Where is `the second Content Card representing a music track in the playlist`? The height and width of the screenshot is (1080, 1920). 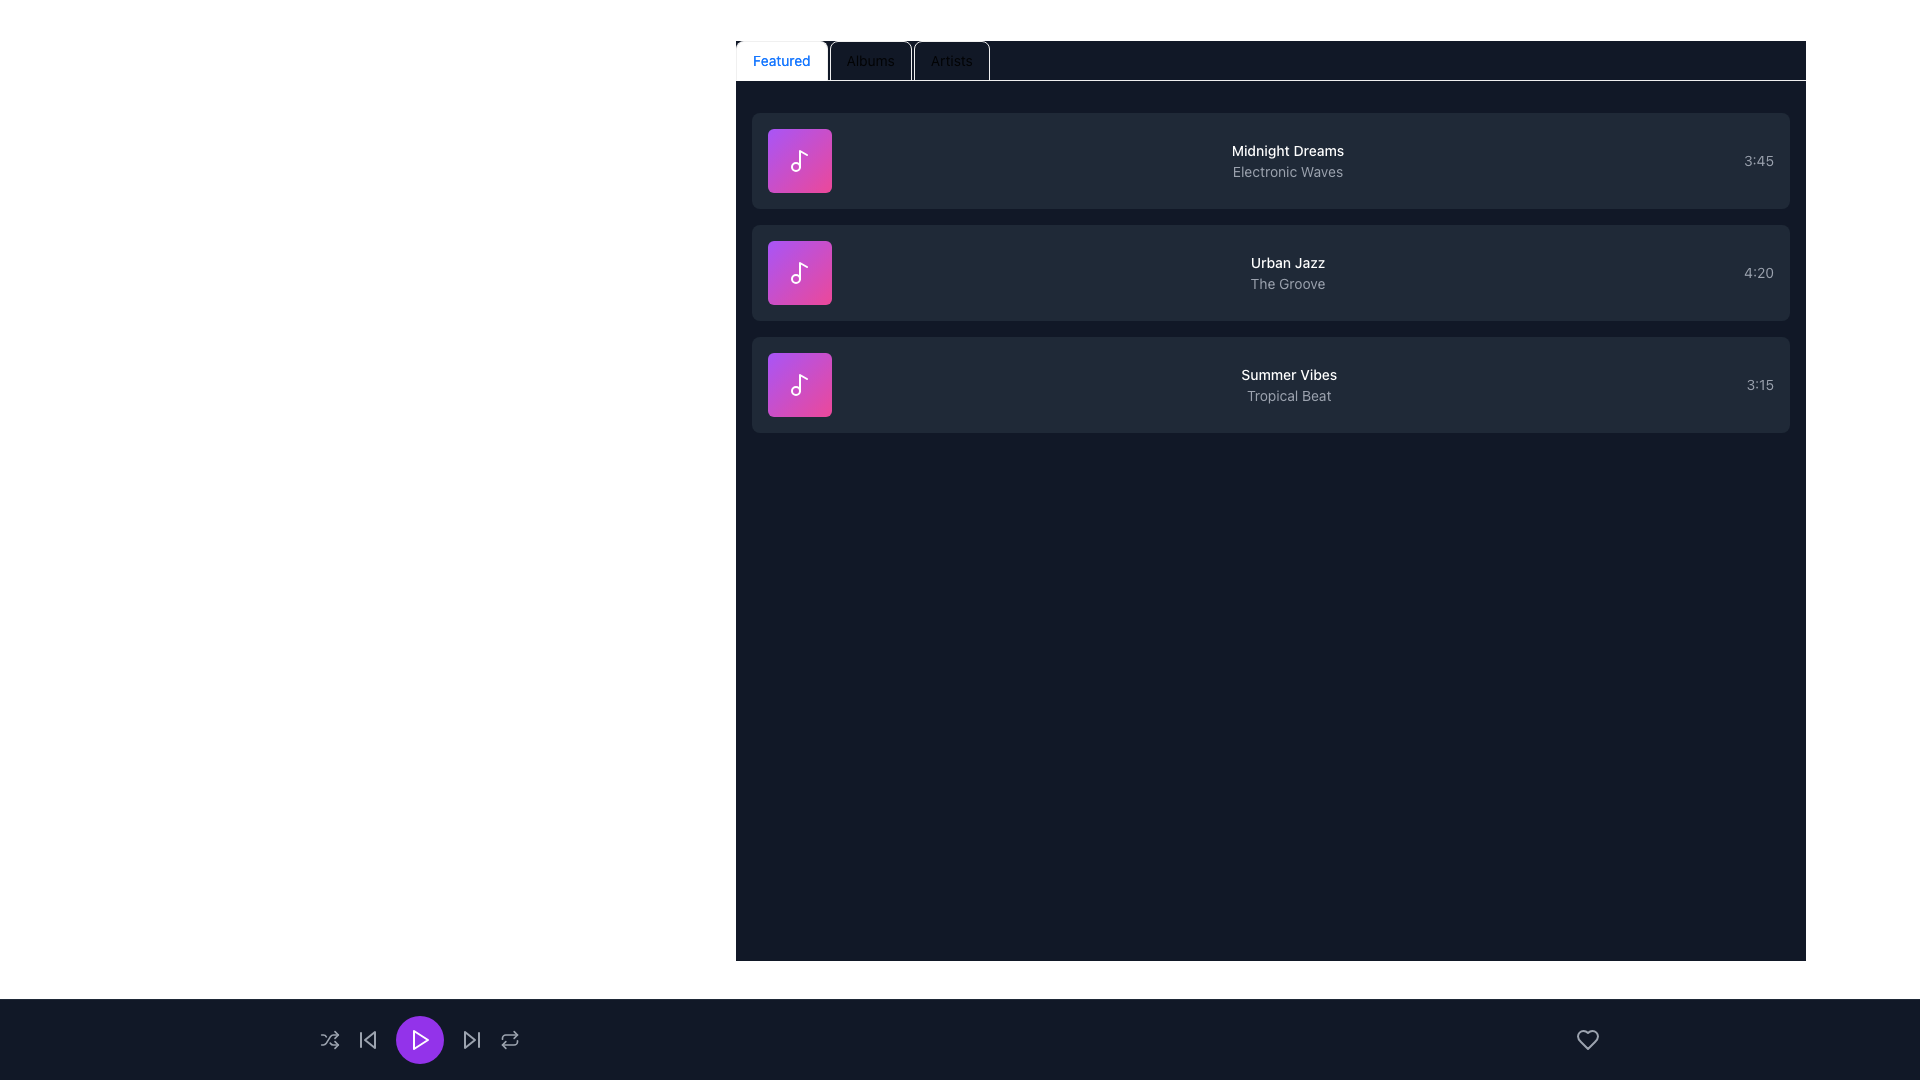
the second Content Card representing a music track in the playlist is located at coordinates (1270, 273).